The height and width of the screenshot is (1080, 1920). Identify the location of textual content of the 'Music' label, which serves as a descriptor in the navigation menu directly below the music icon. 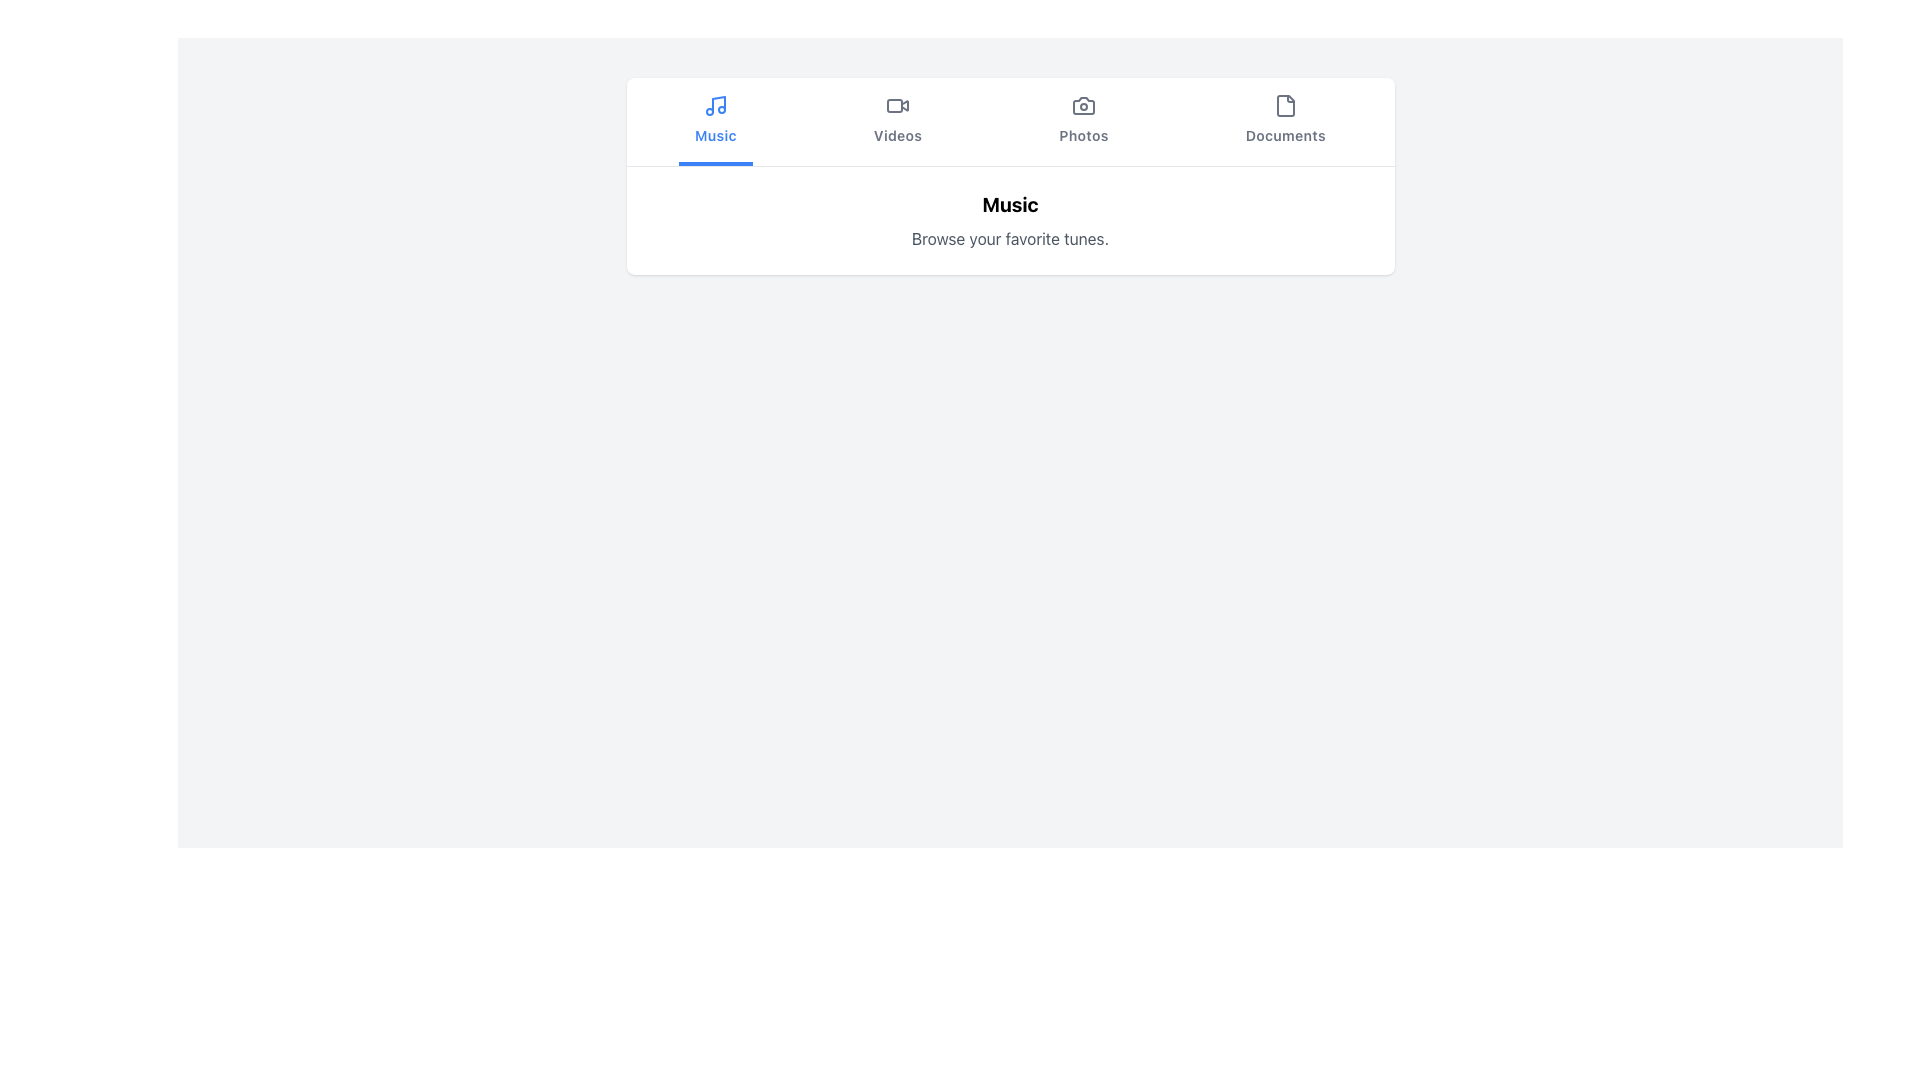
(715, 135).